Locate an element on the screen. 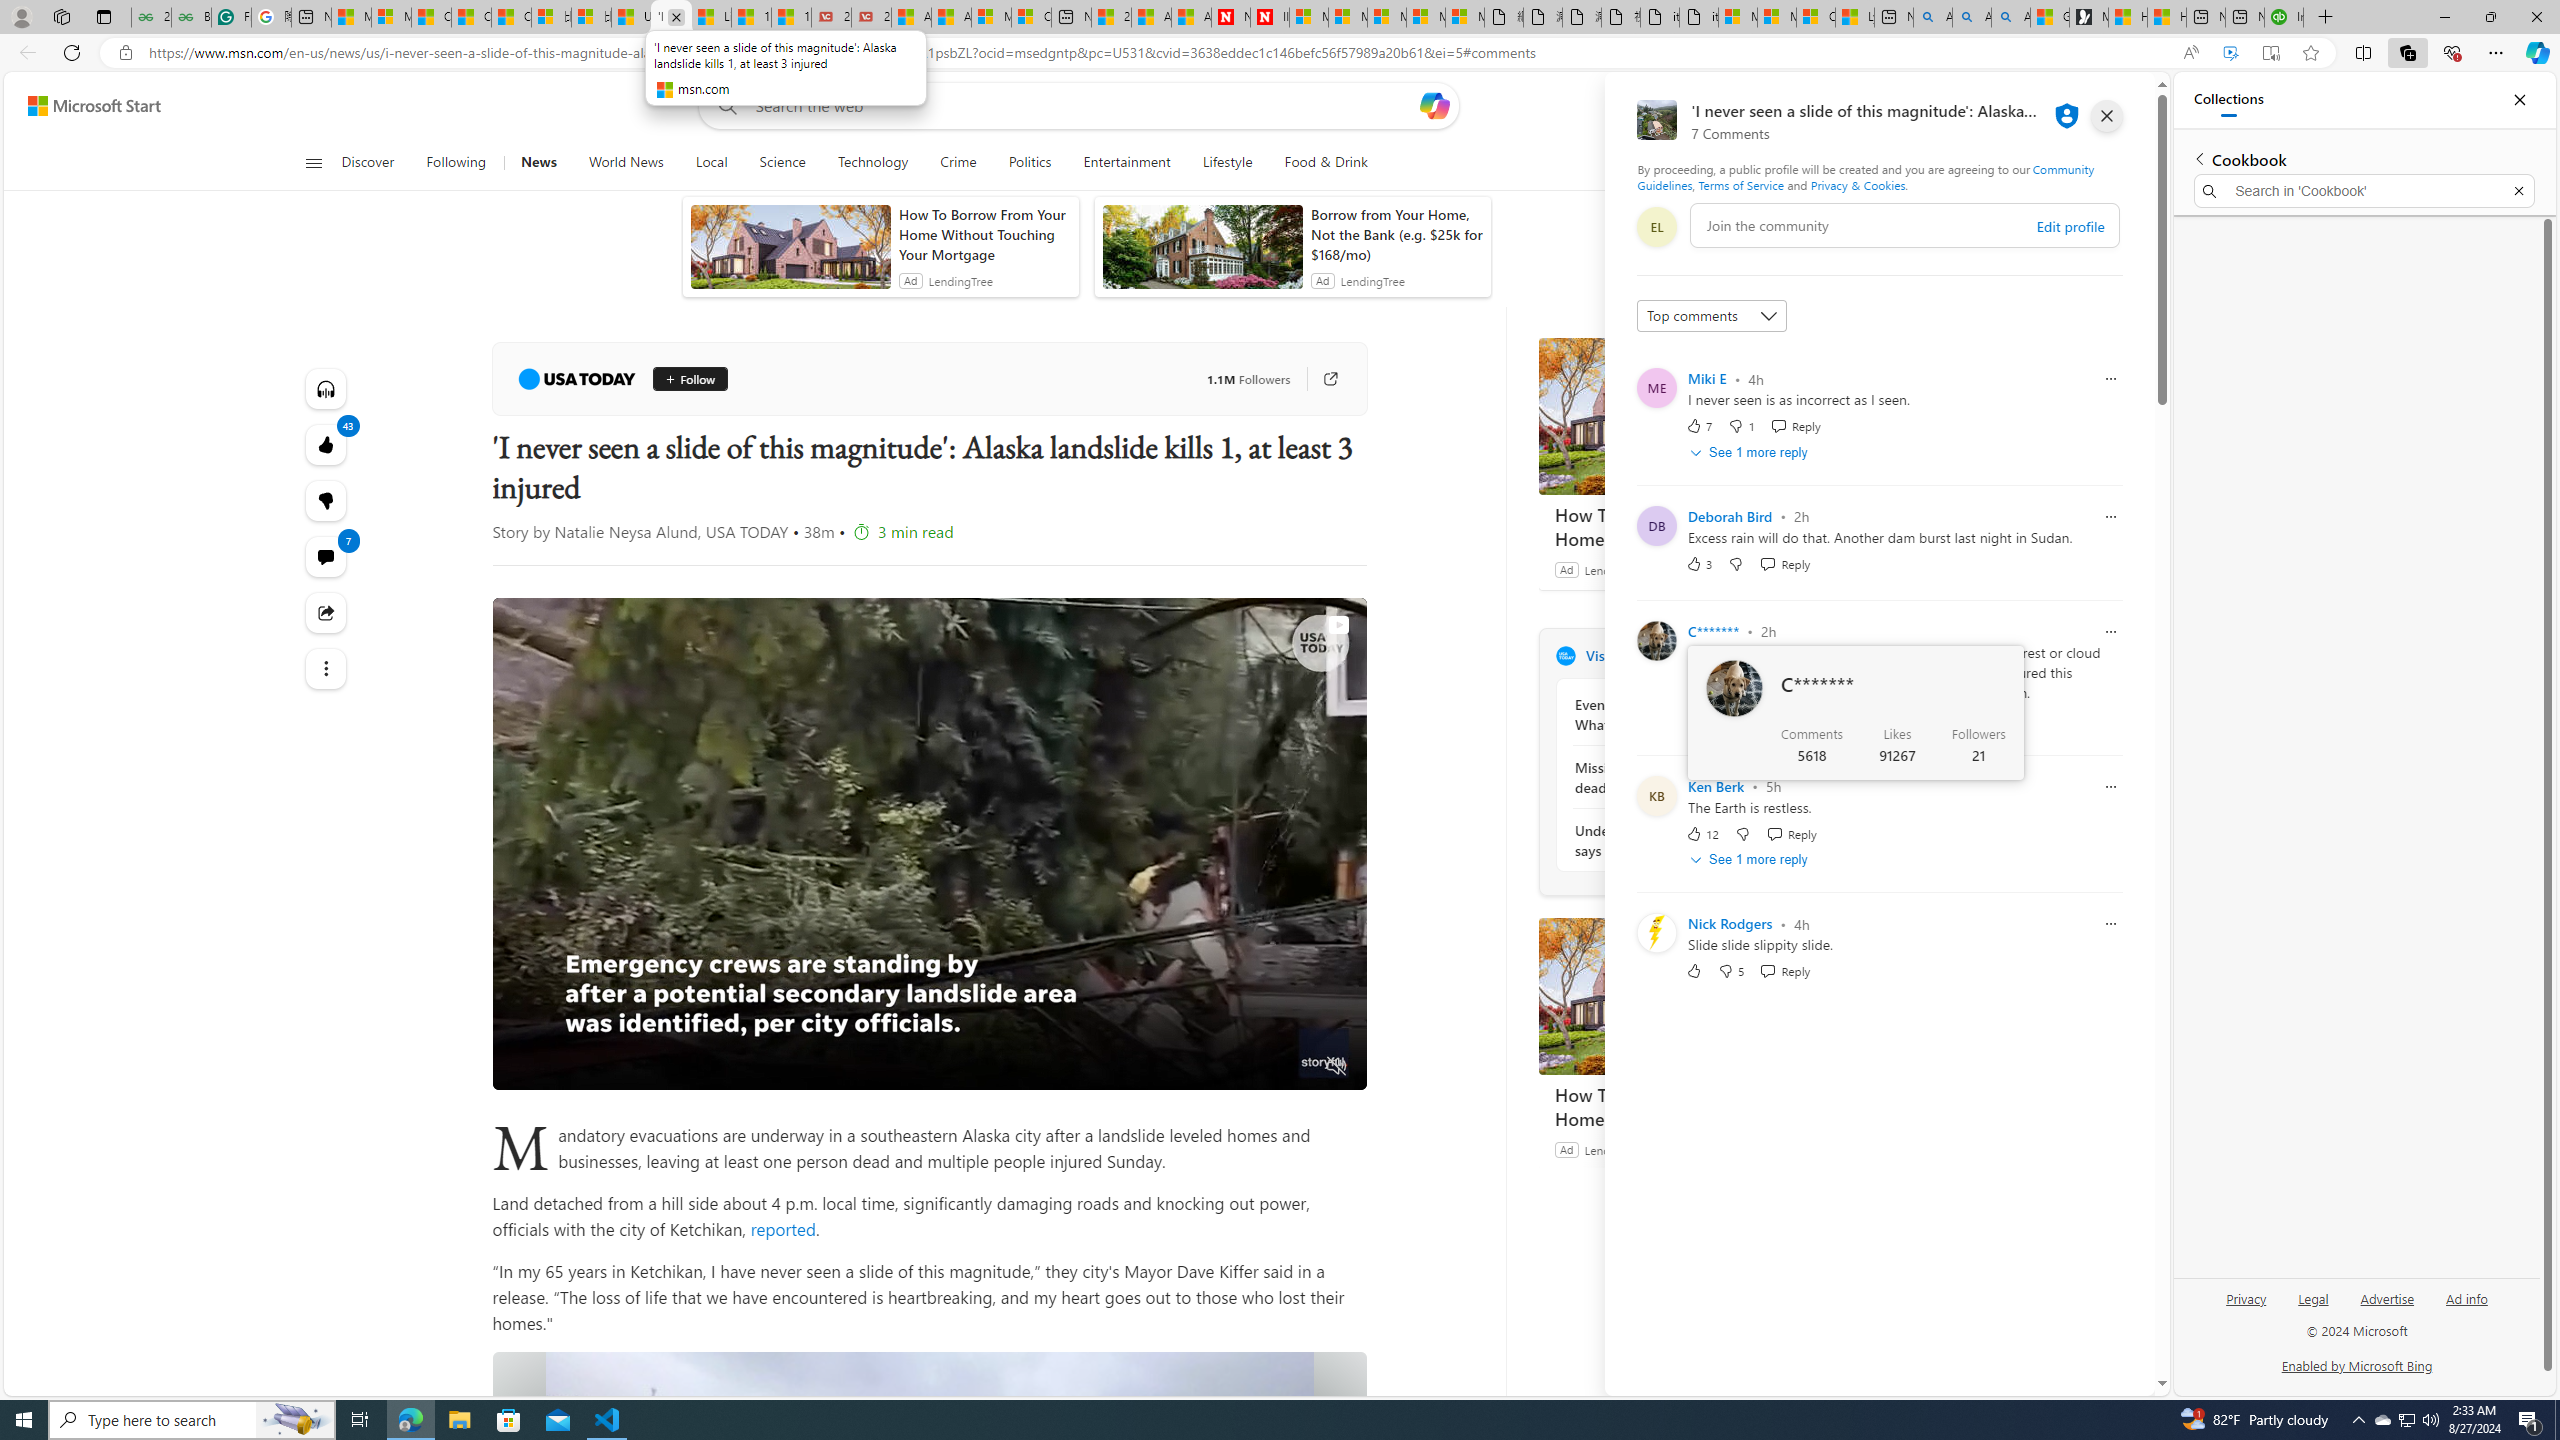  'Best SSL Certificates Provider in India - GeeksforGeeks' is located at coordinates (191, 16).